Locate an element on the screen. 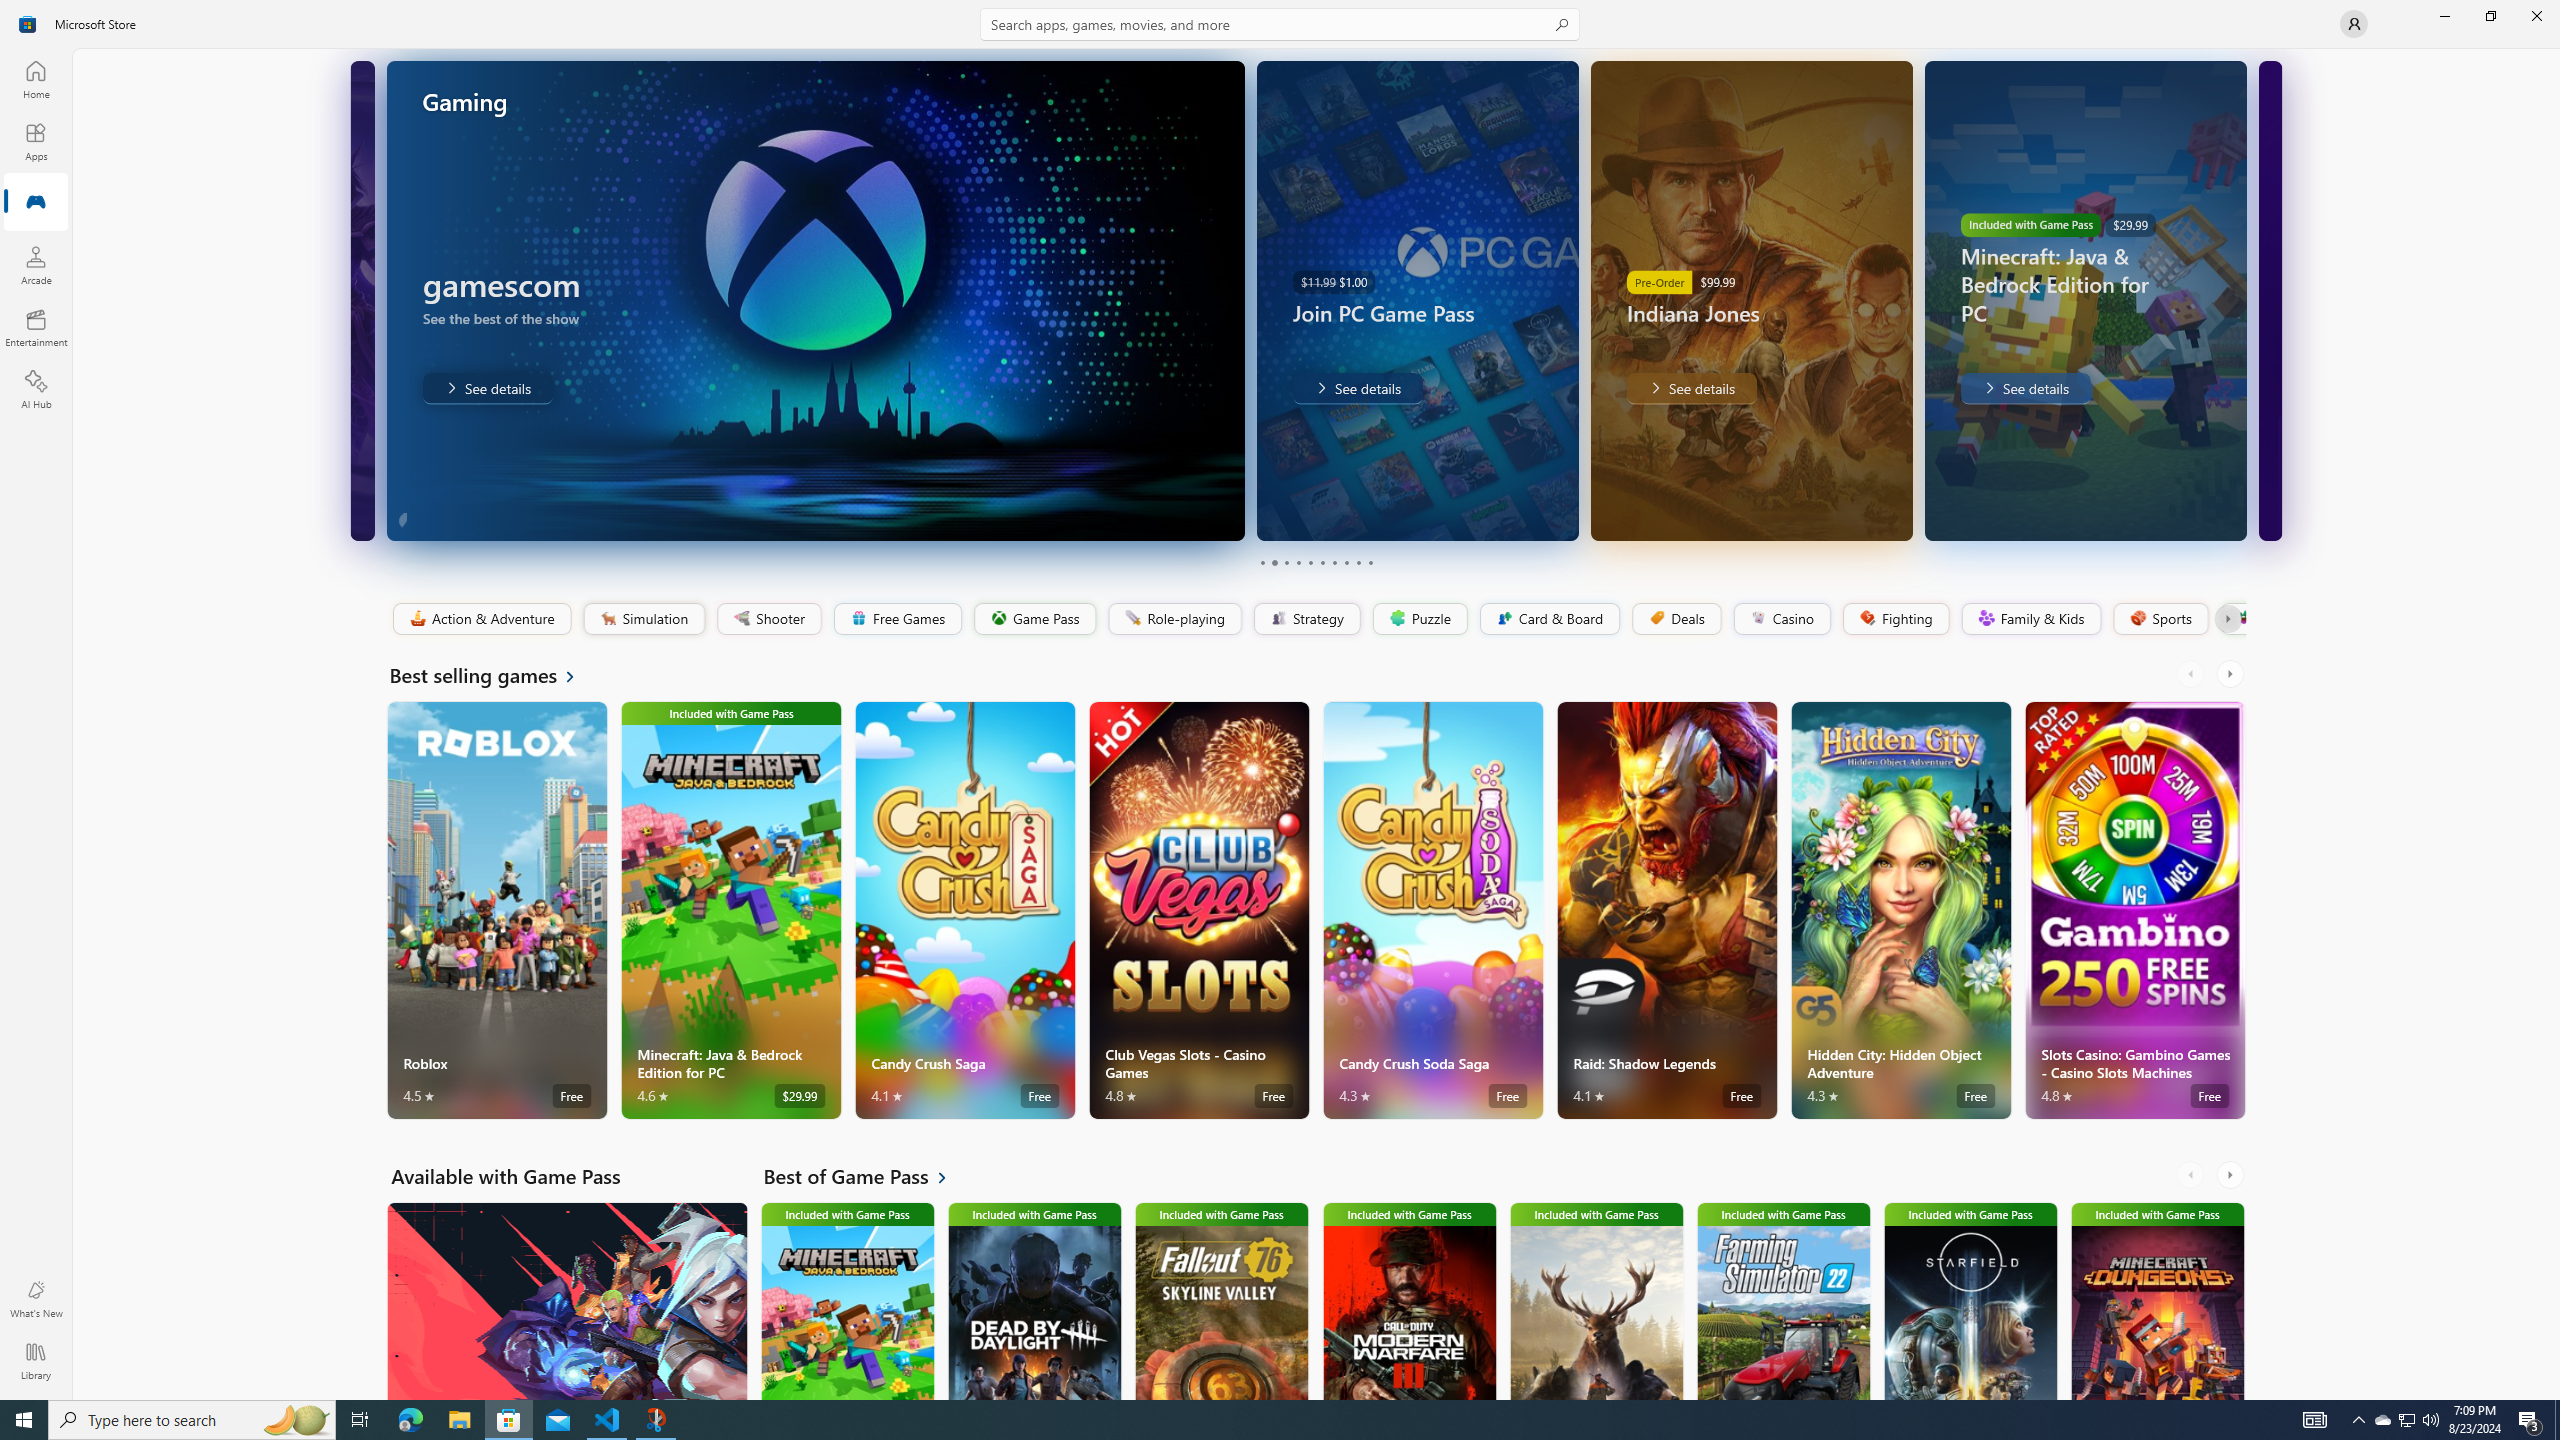 Image resolution: width=2560 pixels, height=1440 pixels. 'Simulation' is located at coordinates (643, 618).